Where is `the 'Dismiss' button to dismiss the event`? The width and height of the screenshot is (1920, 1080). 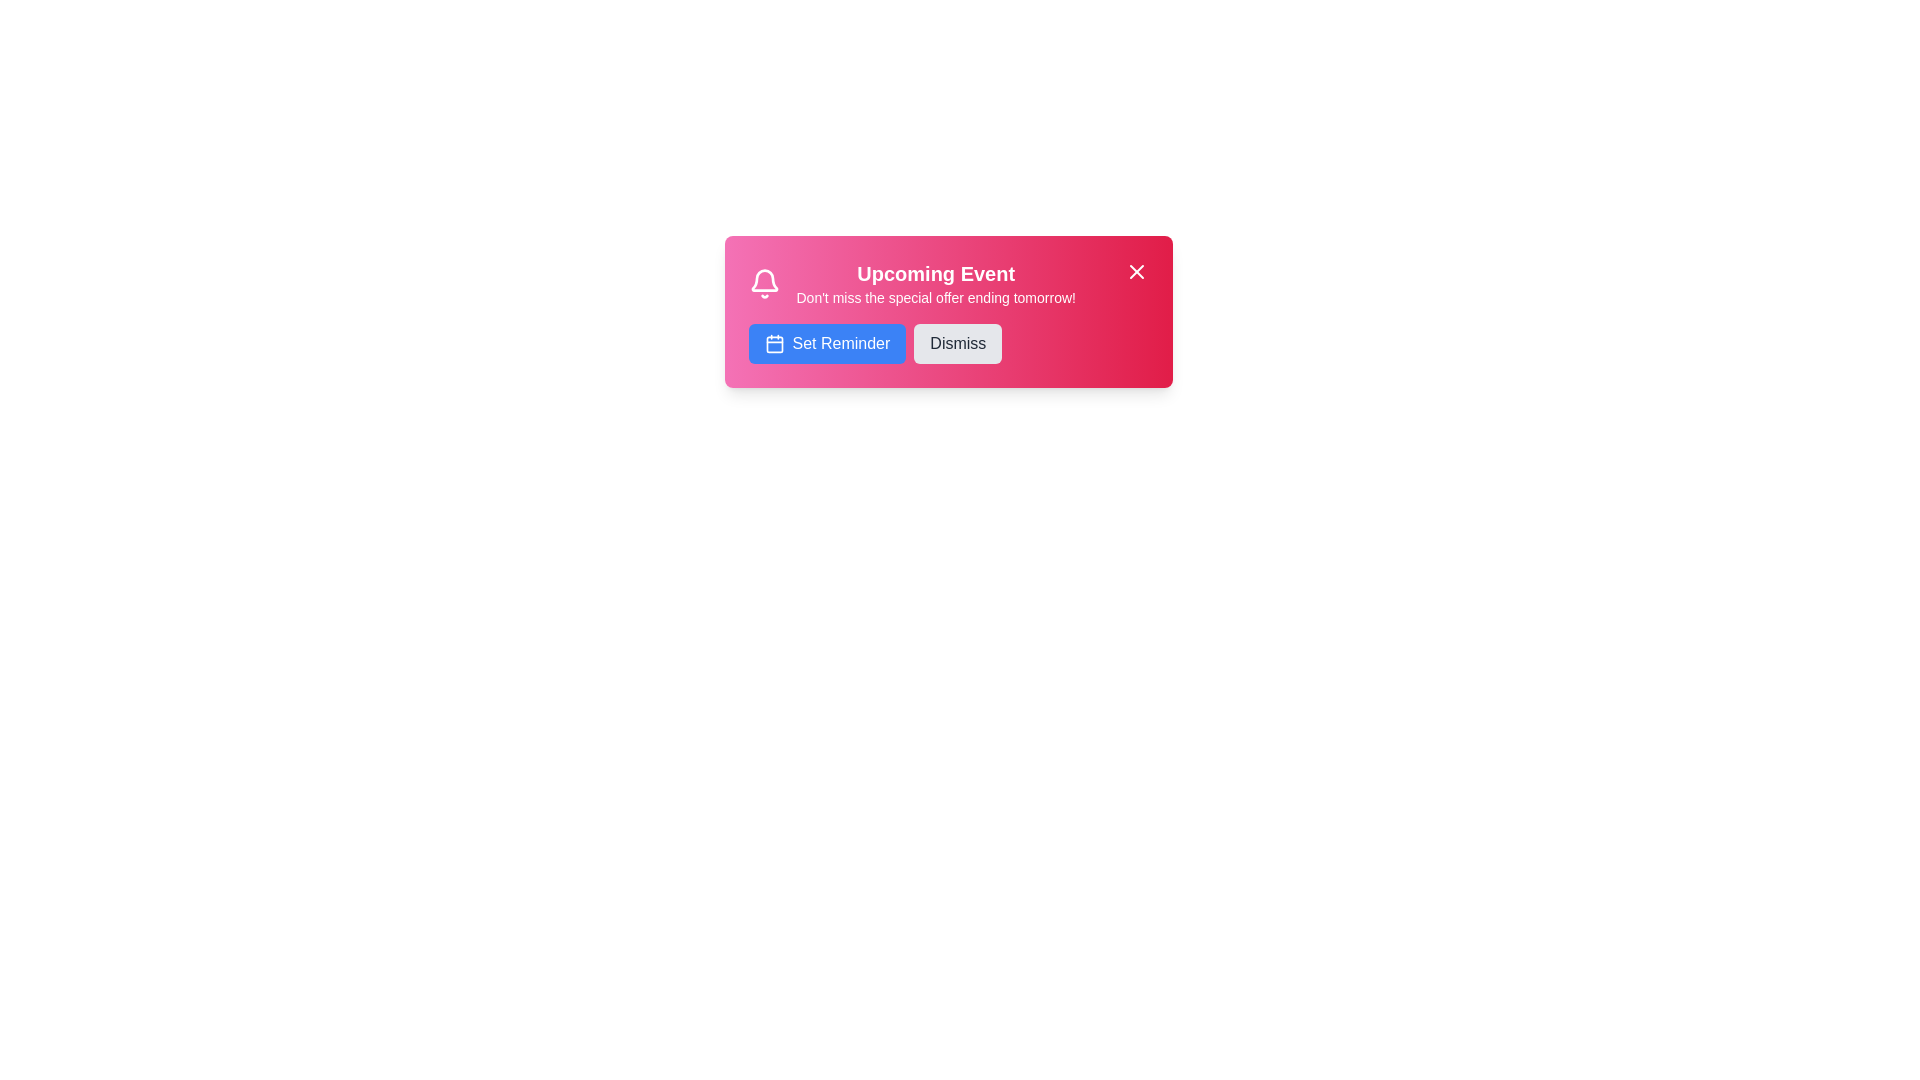 the 'Dismiss' button to dismiss the event is located at coordinates (957, 342).